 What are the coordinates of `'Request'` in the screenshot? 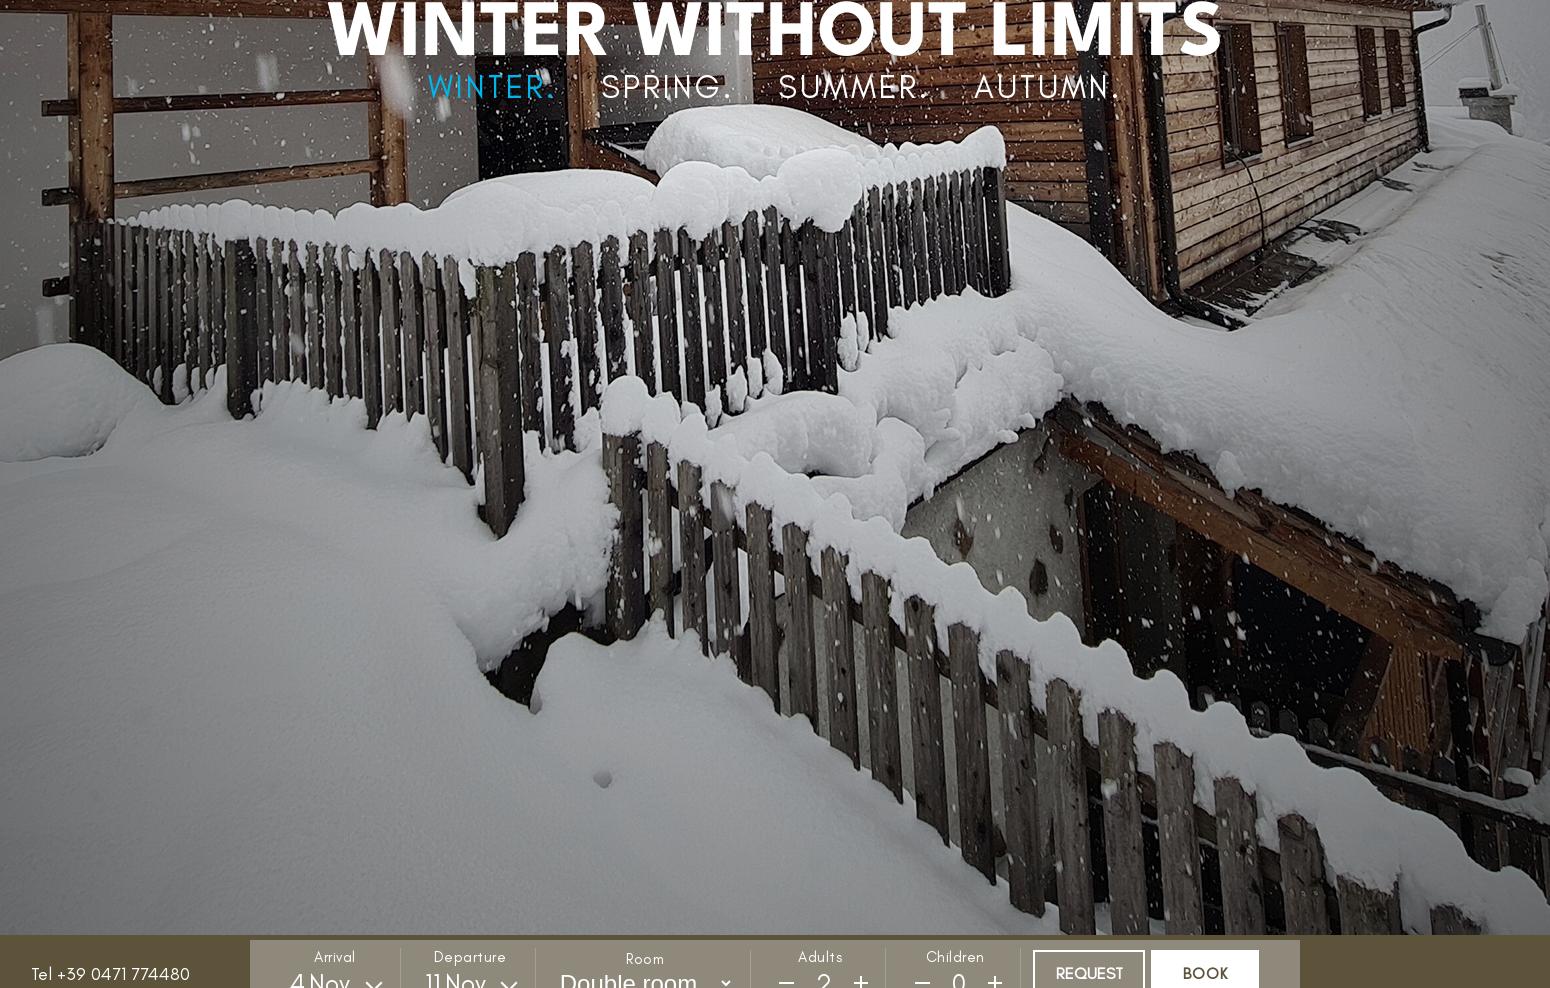 It's located at (1087, 973).